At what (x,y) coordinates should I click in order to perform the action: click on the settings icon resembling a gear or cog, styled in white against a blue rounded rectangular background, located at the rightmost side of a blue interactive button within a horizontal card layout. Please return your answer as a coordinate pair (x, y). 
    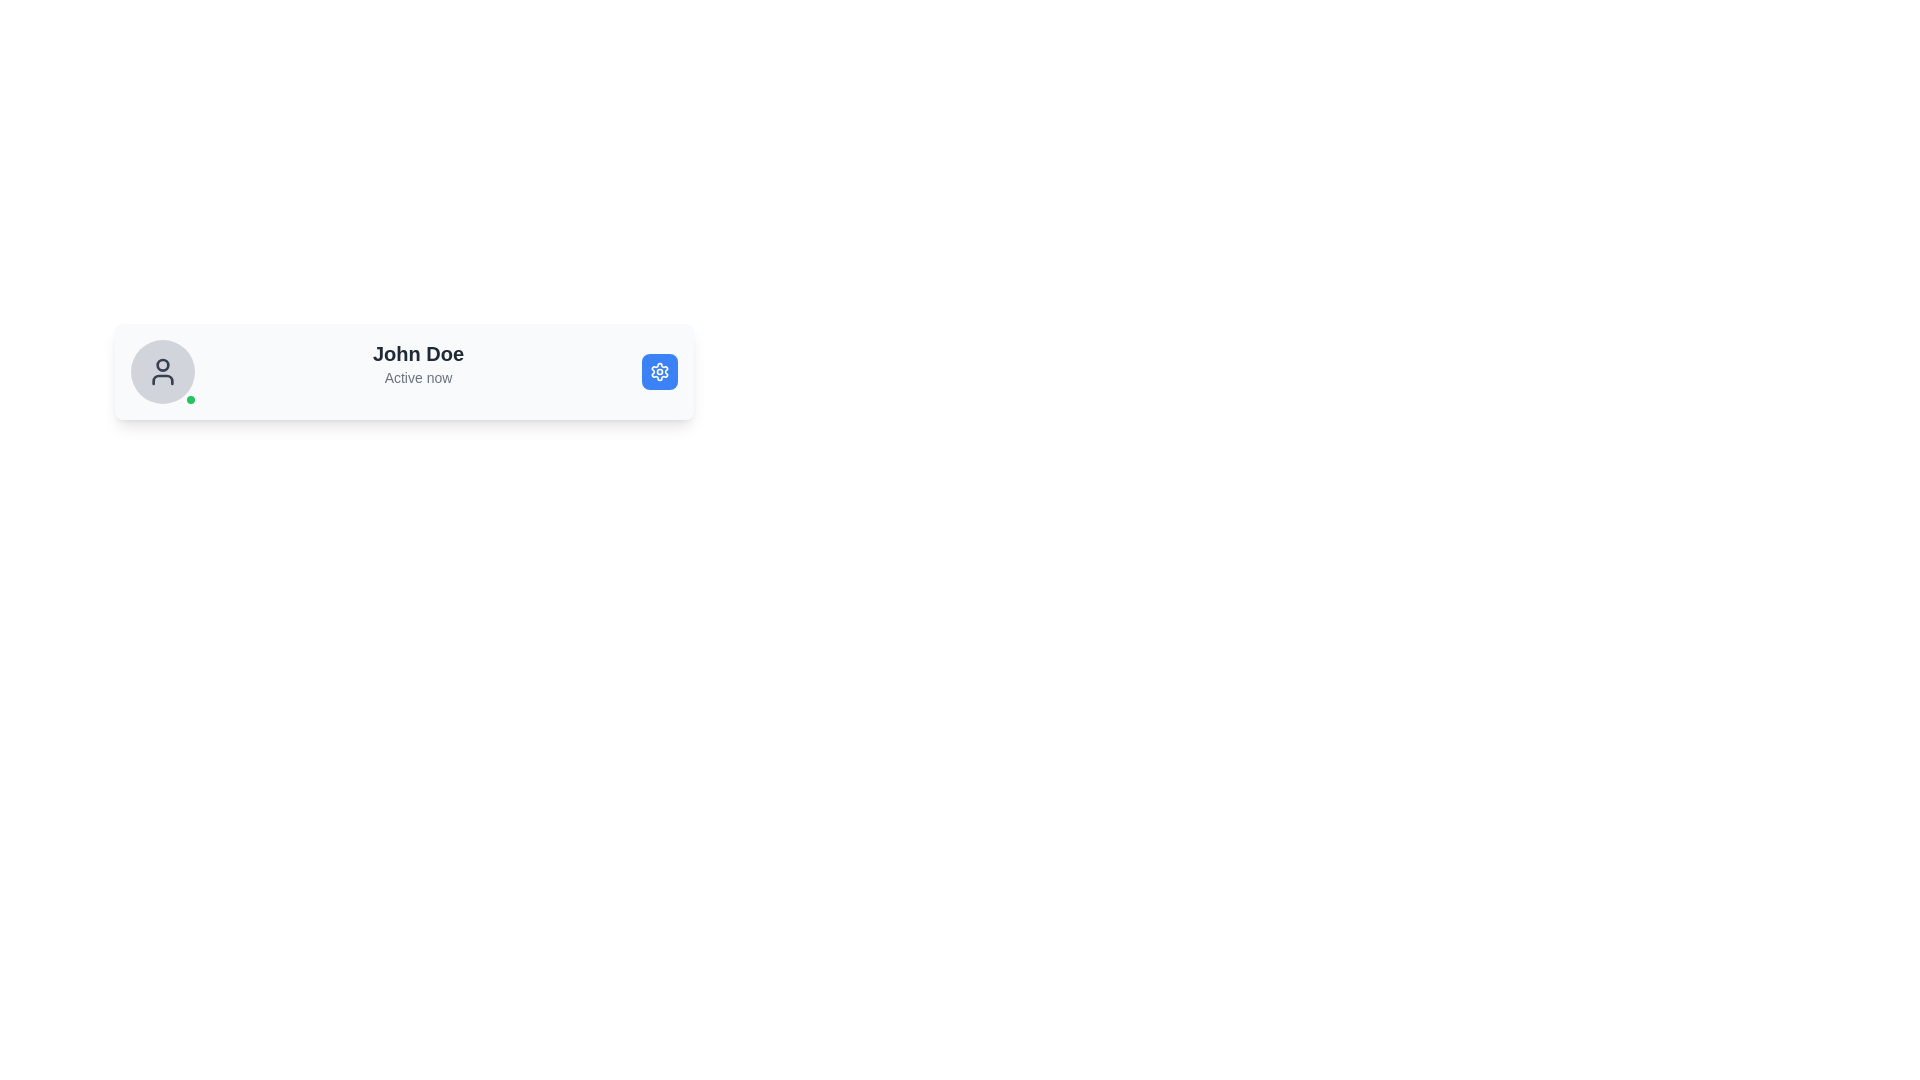
    Looking at the image, I should click on (660, 371).